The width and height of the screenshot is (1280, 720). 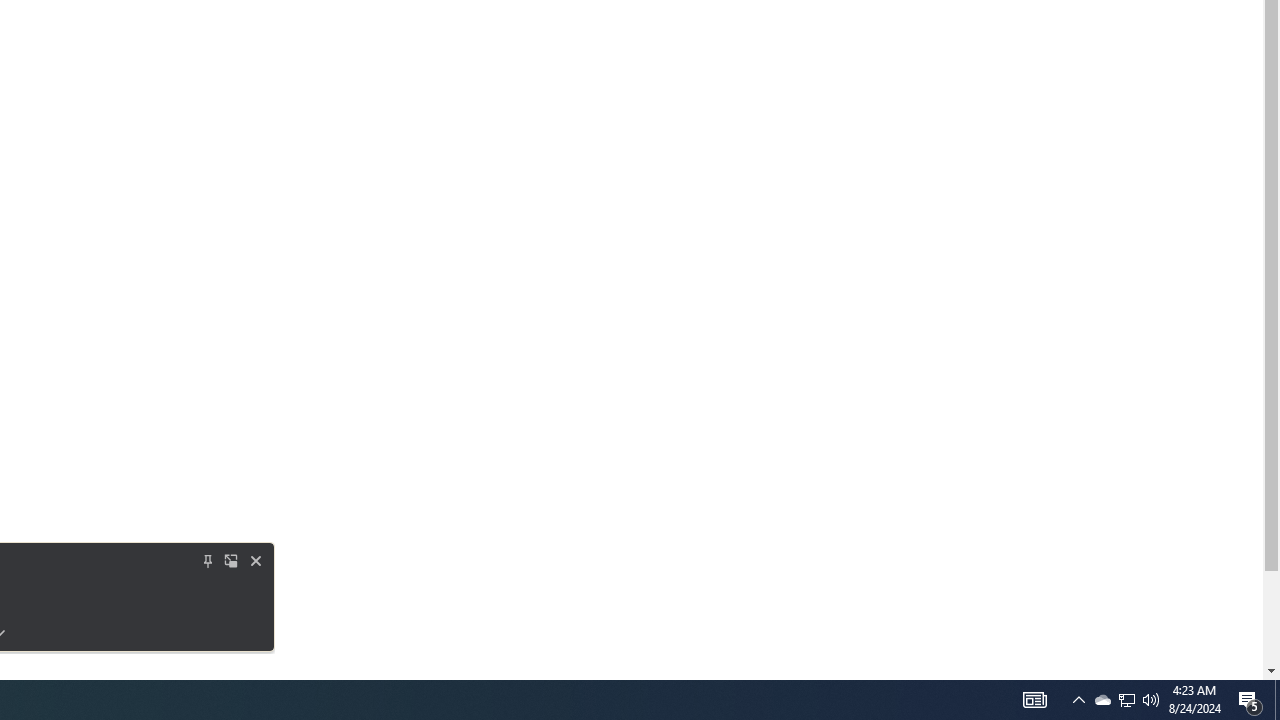 I want to click on 'Show desktop', so click(x=1250, y=698).